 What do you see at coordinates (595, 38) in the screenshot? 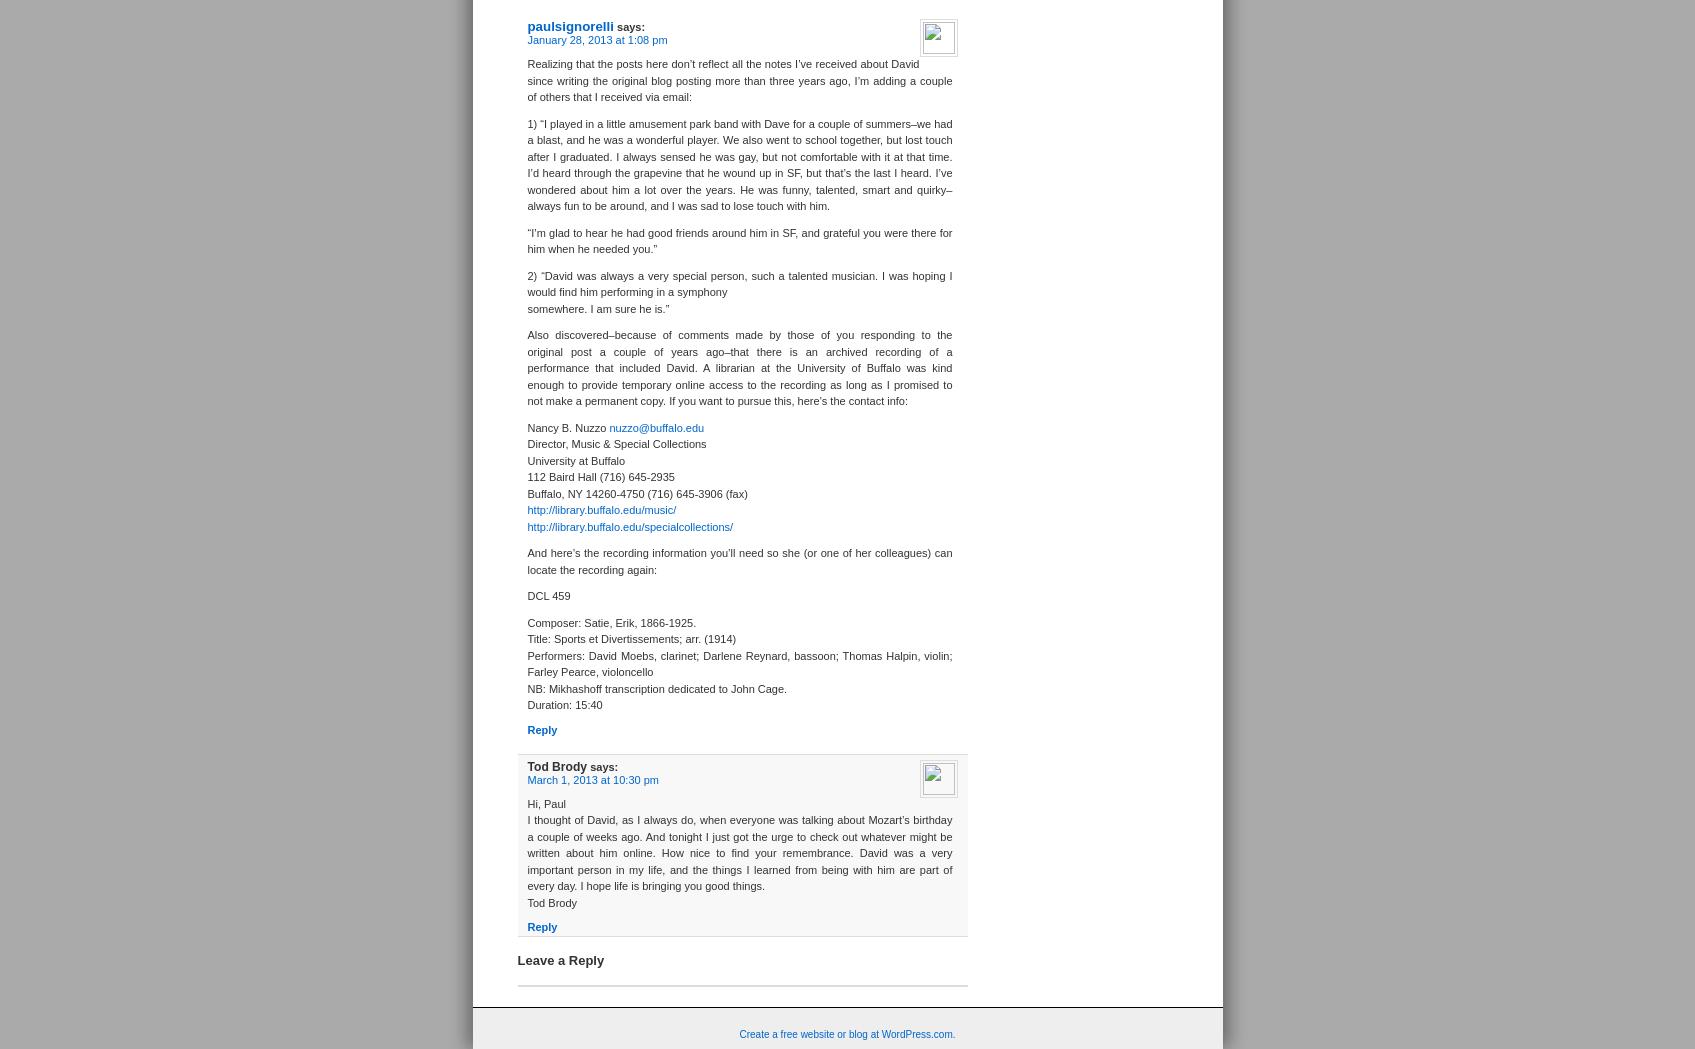
I see `'January 28, 2013 at 1:08 pm'` at bounding box center [595, 38].